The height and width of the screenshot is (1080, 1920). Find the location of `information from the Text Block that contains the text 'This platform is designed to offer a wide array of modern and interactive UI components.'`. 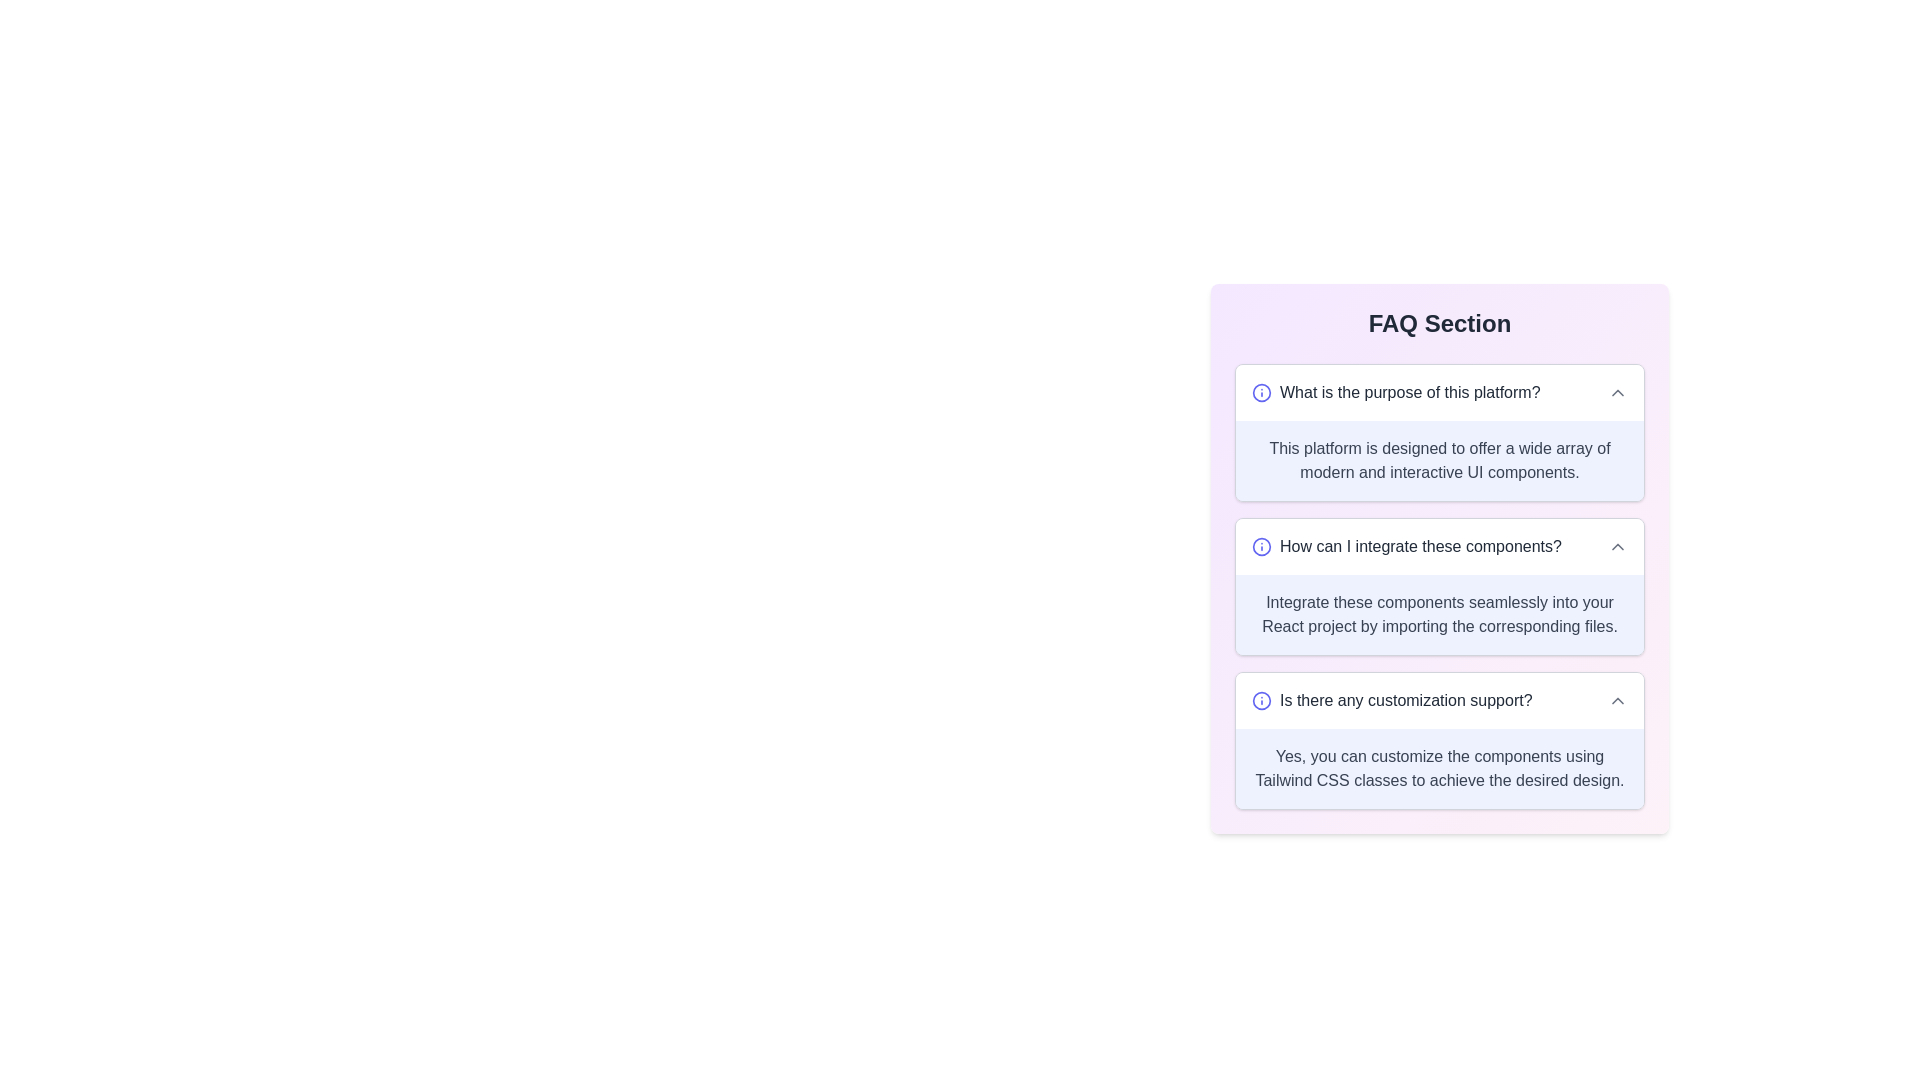

information from the Text Block that contains the text 'This platform is designed to offer a wide array of modern and interactive UI components.' is located at coordinates (1440, 461).